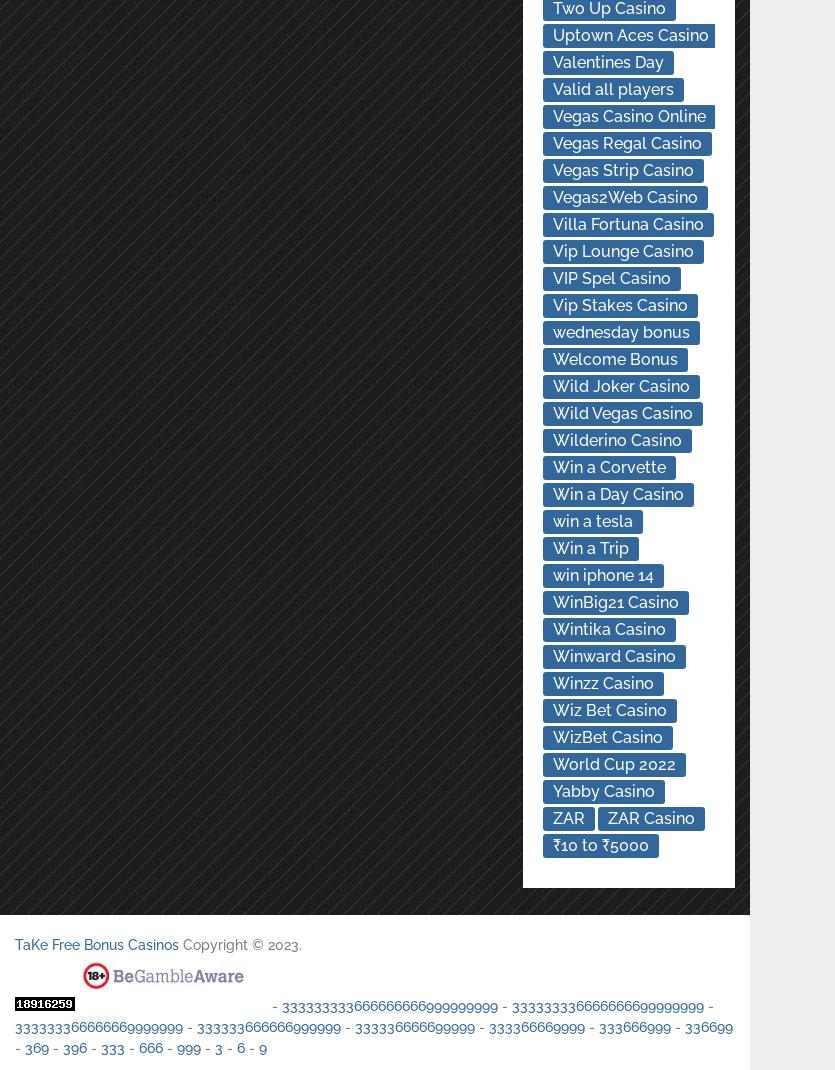 The height and width of the screenshot is (1070, 835). Describe the element at coordinates (98, 1026) in the screenshot. I see `'333333366666669999999'` at that location.